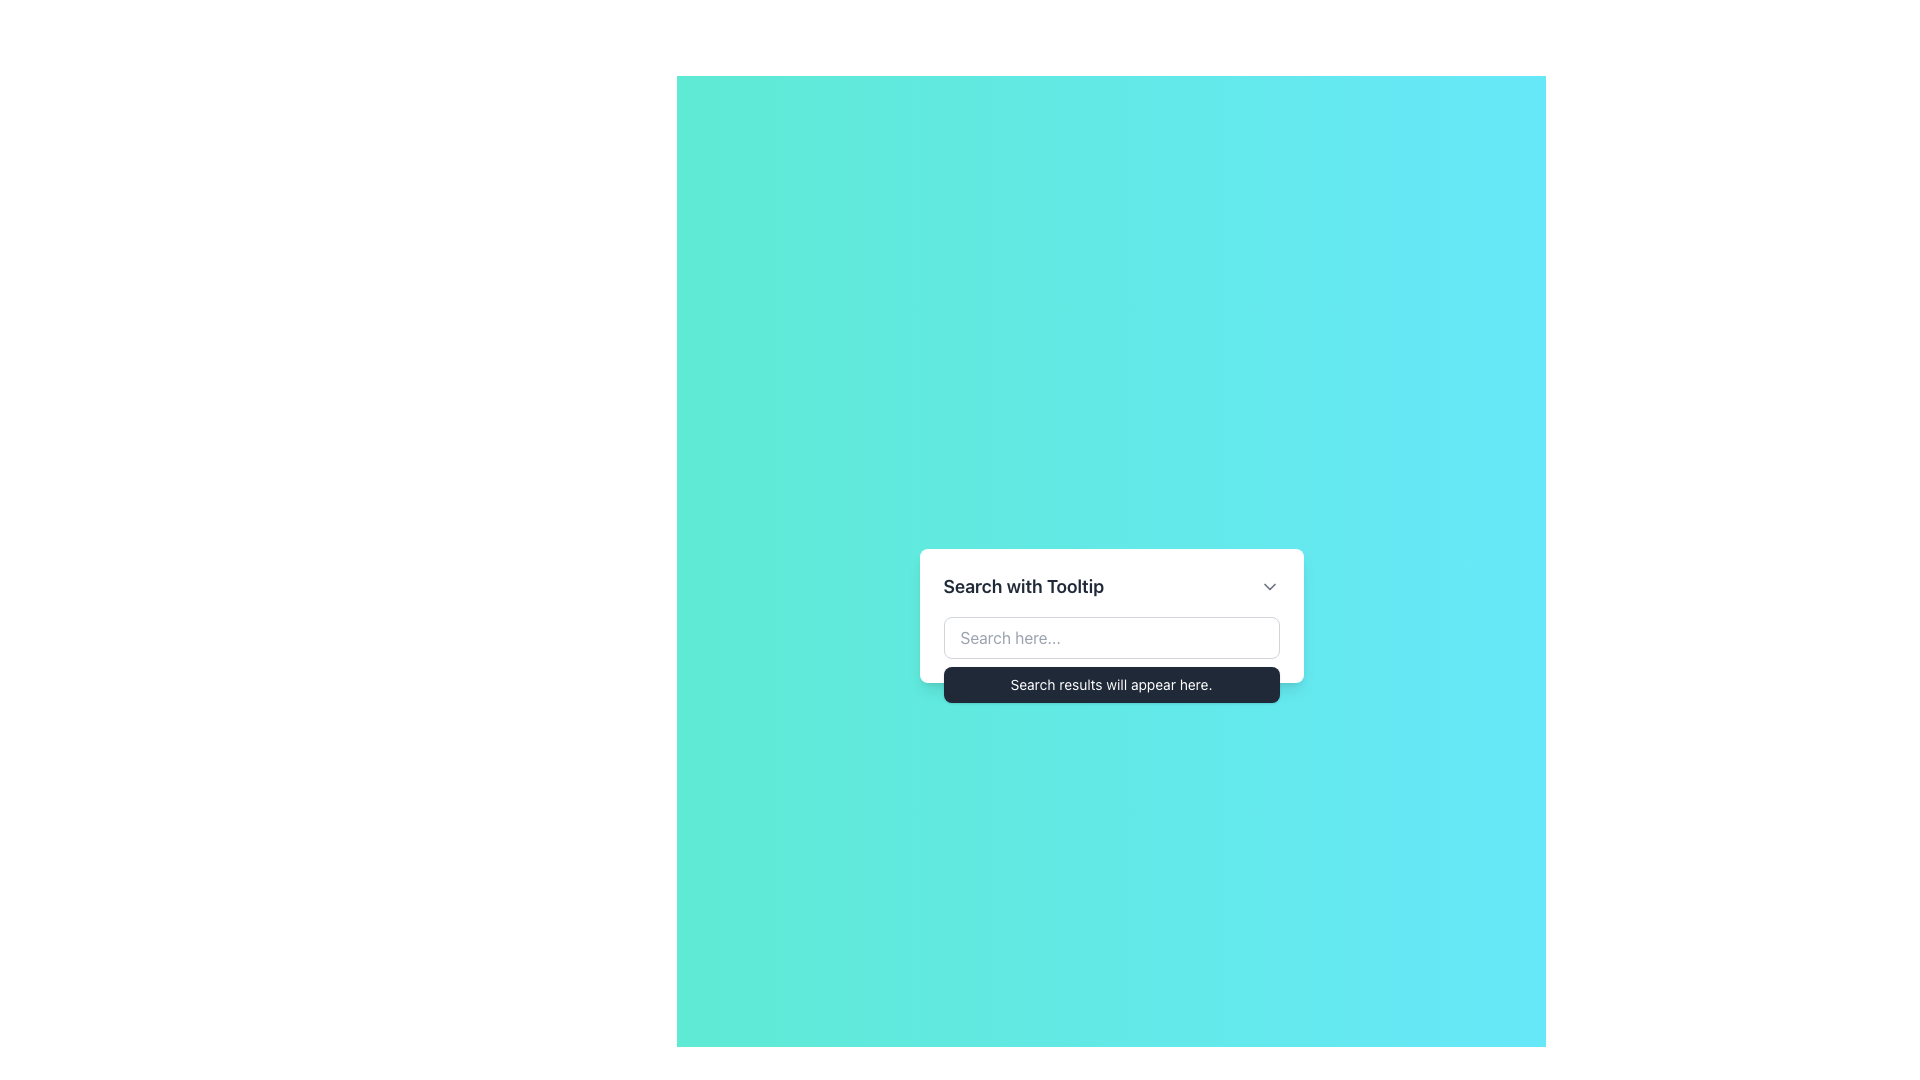 The height and width of the screenshot is (1080, 1920). What do you see at coordinates (1268, 585) in the screenshot?
I see `the icon button located in the top right corner of the 'Search with Tooltip' header` at bounding box center [1268, 585].